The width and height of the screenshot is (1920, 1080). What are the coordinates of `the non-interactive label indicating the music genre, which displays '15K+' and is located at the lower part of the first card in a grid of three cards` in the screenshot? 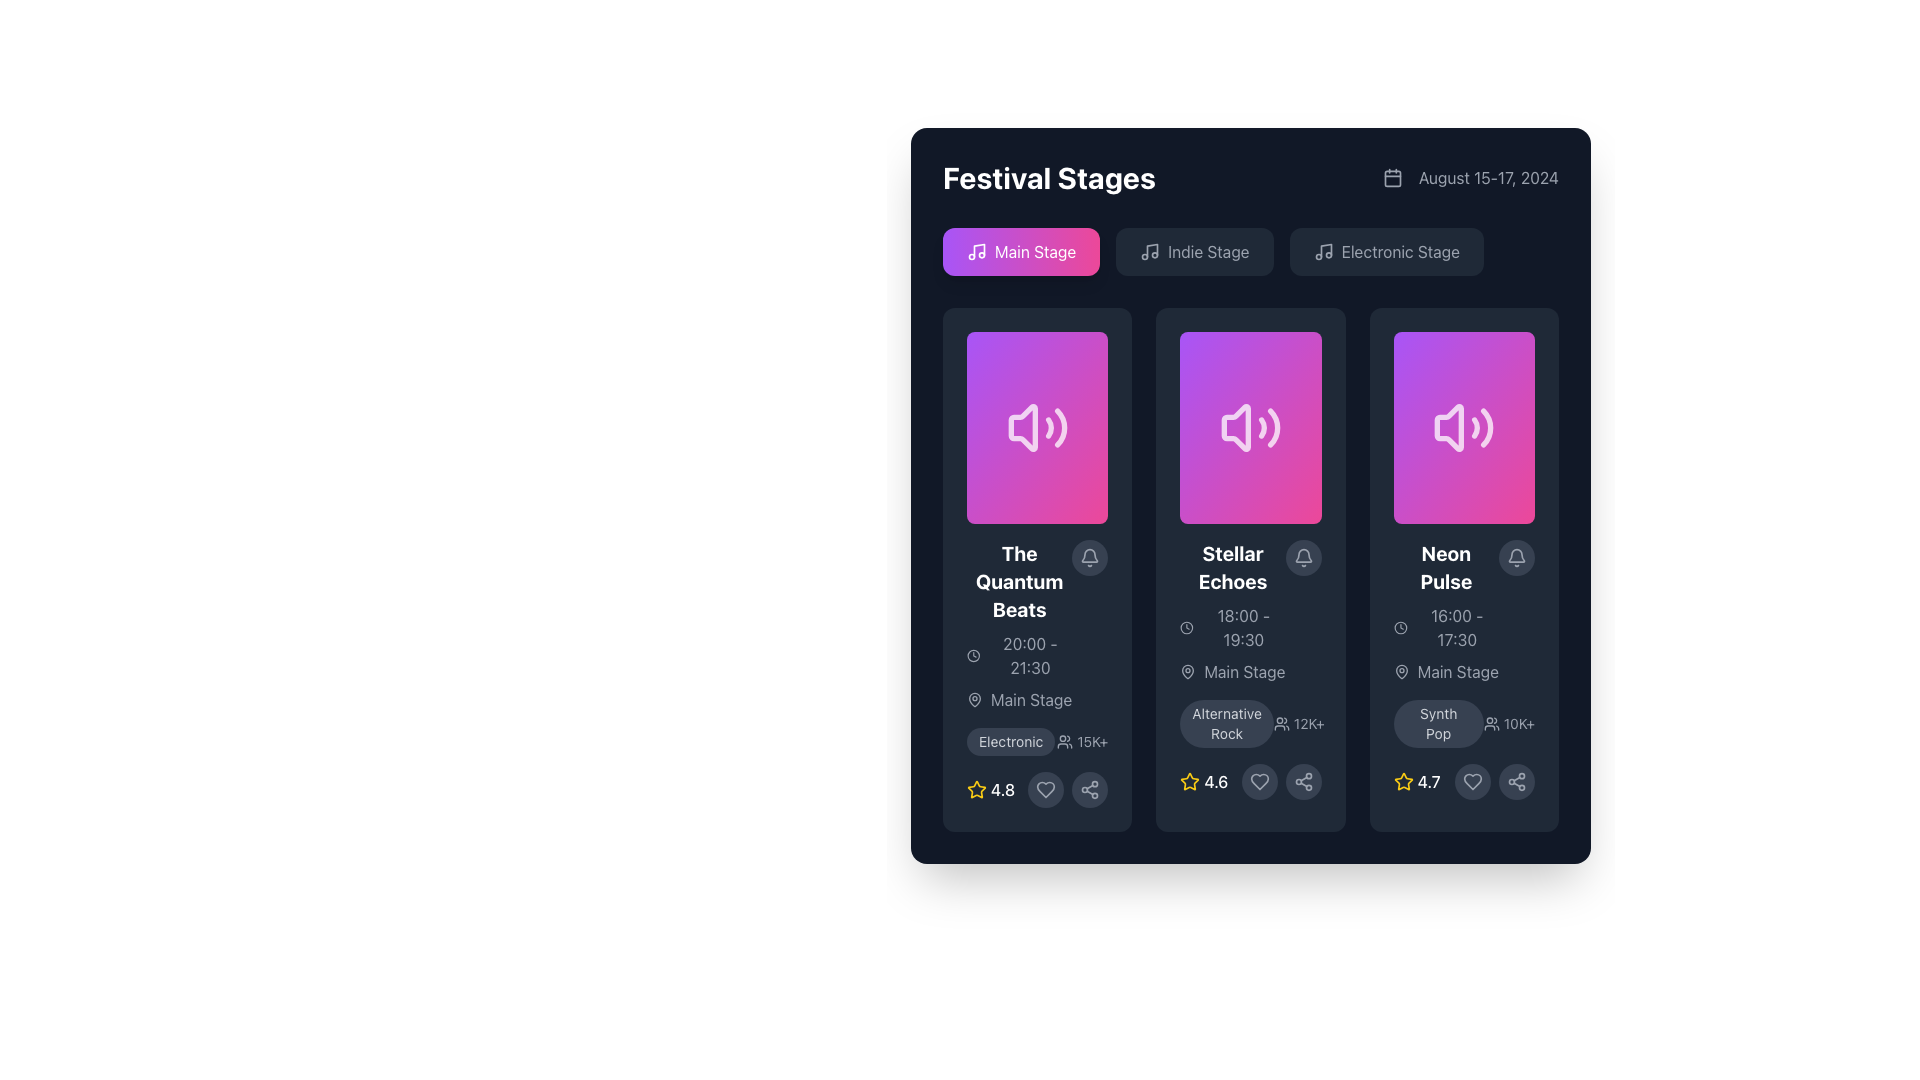 It's located at (1011, 741).